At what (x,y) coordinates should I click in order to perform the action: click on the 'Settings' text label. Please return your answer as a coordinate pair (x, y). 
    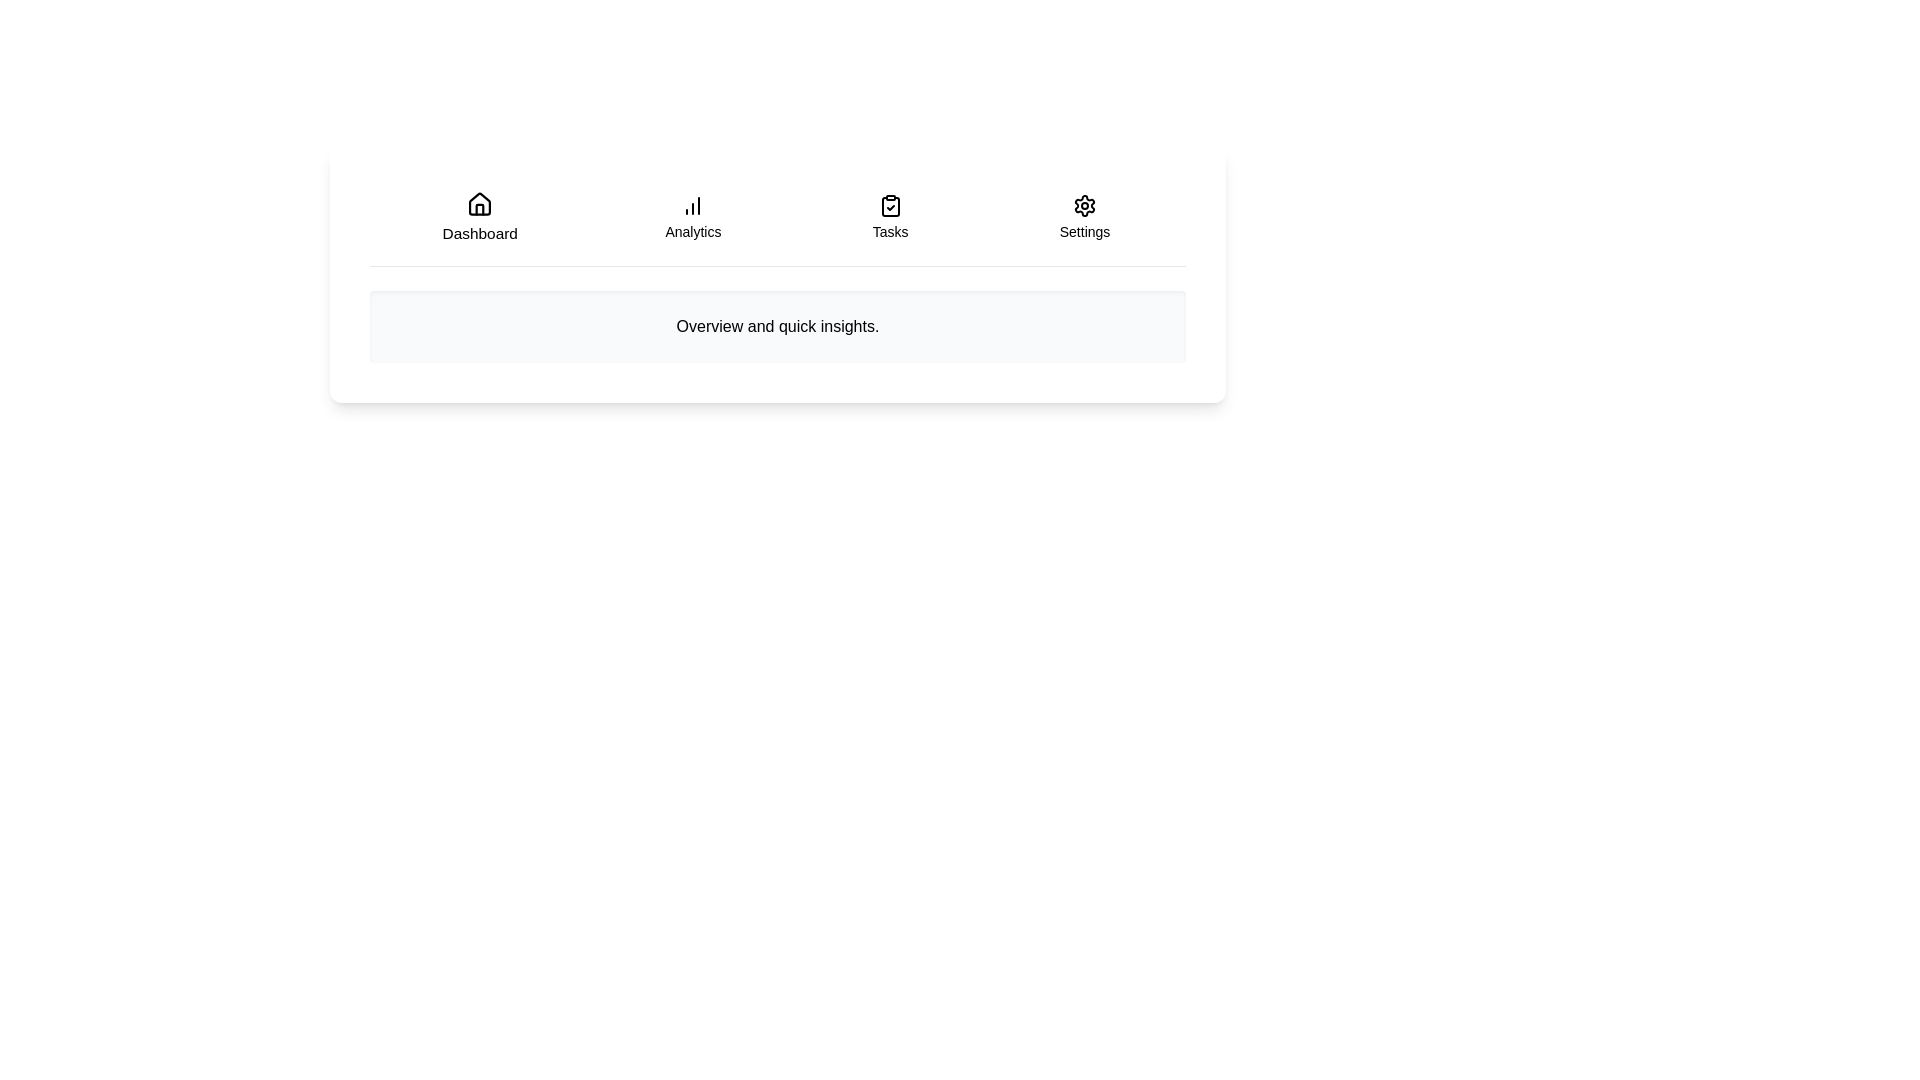
    Looking at the image, I should click on (1083, 230).